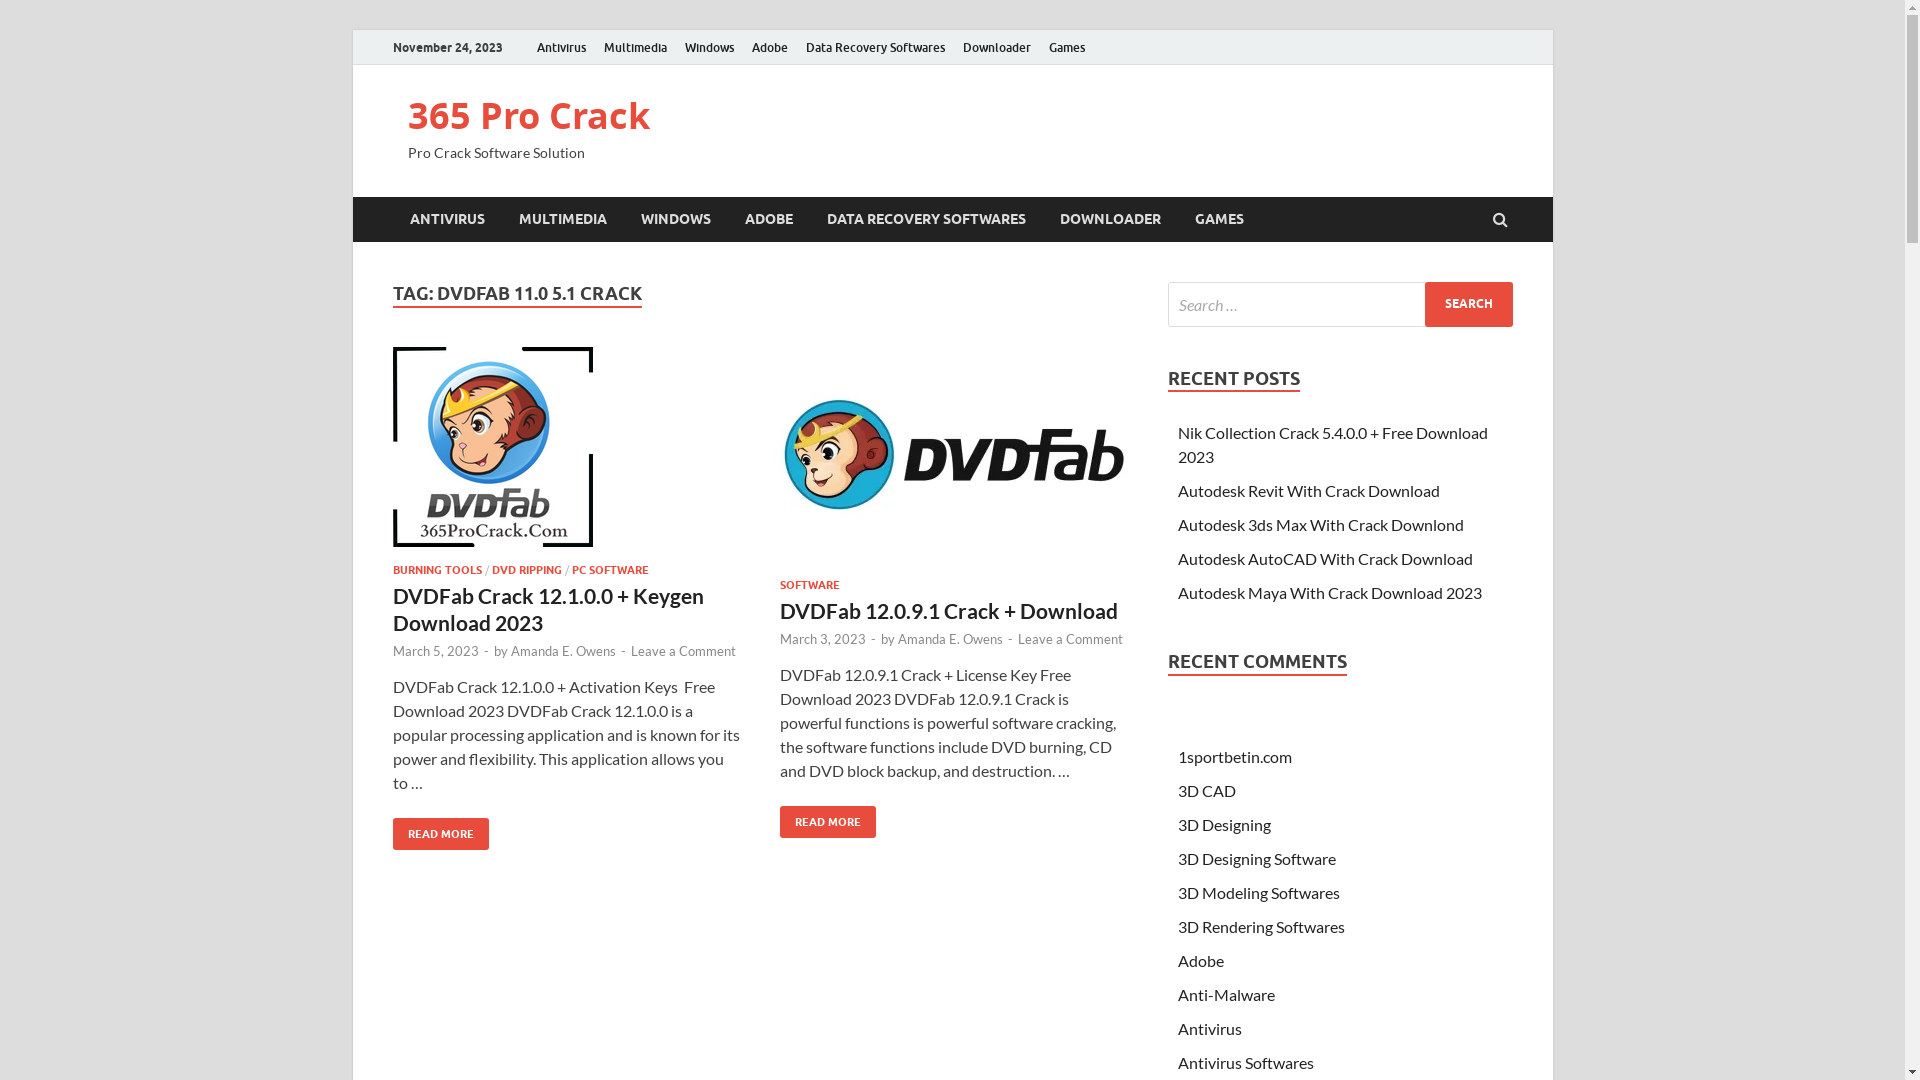 This screenshot has width=1920, height=1080. Describe the element at coordinates (392, 570) in the screenshot. I see `'BURNING TOOLS'` at that location.